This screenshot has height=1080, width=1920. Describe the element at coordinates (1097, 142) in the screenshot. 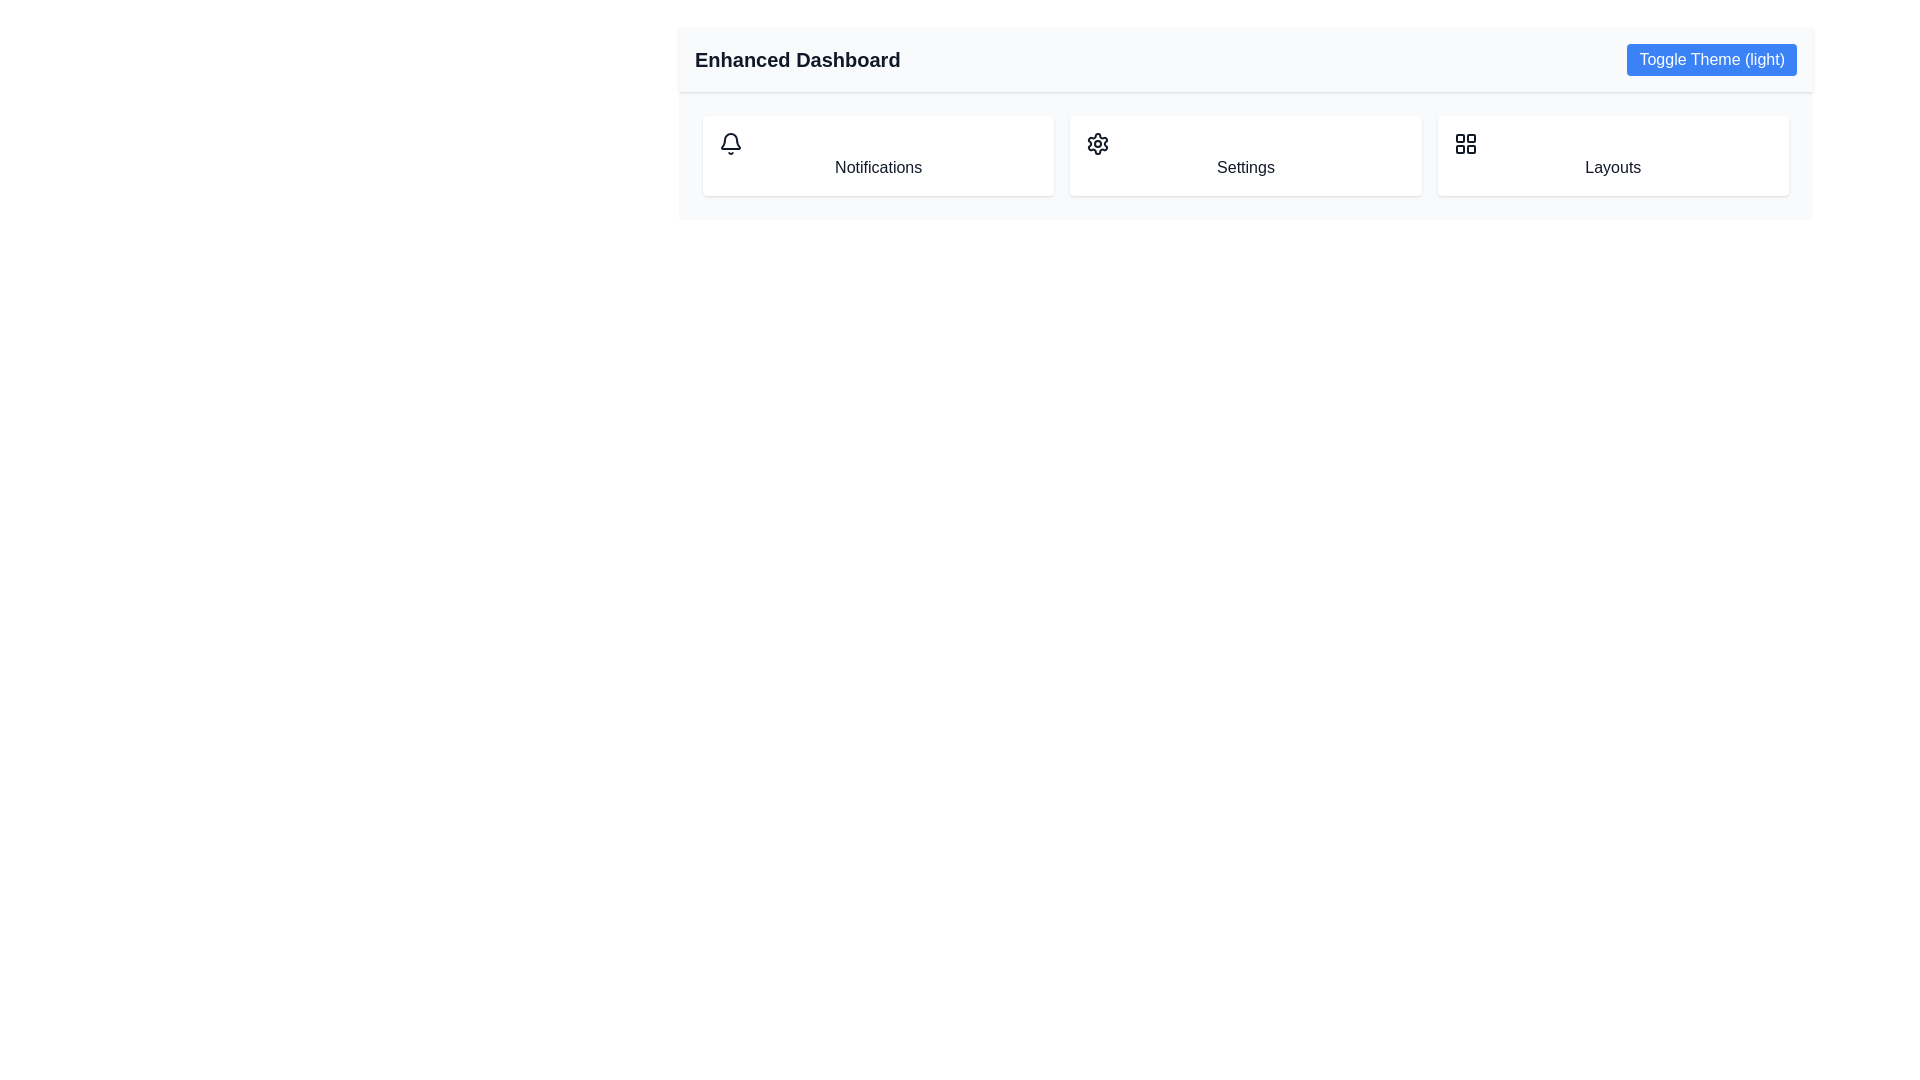

I see `the gear icon located` at that location.